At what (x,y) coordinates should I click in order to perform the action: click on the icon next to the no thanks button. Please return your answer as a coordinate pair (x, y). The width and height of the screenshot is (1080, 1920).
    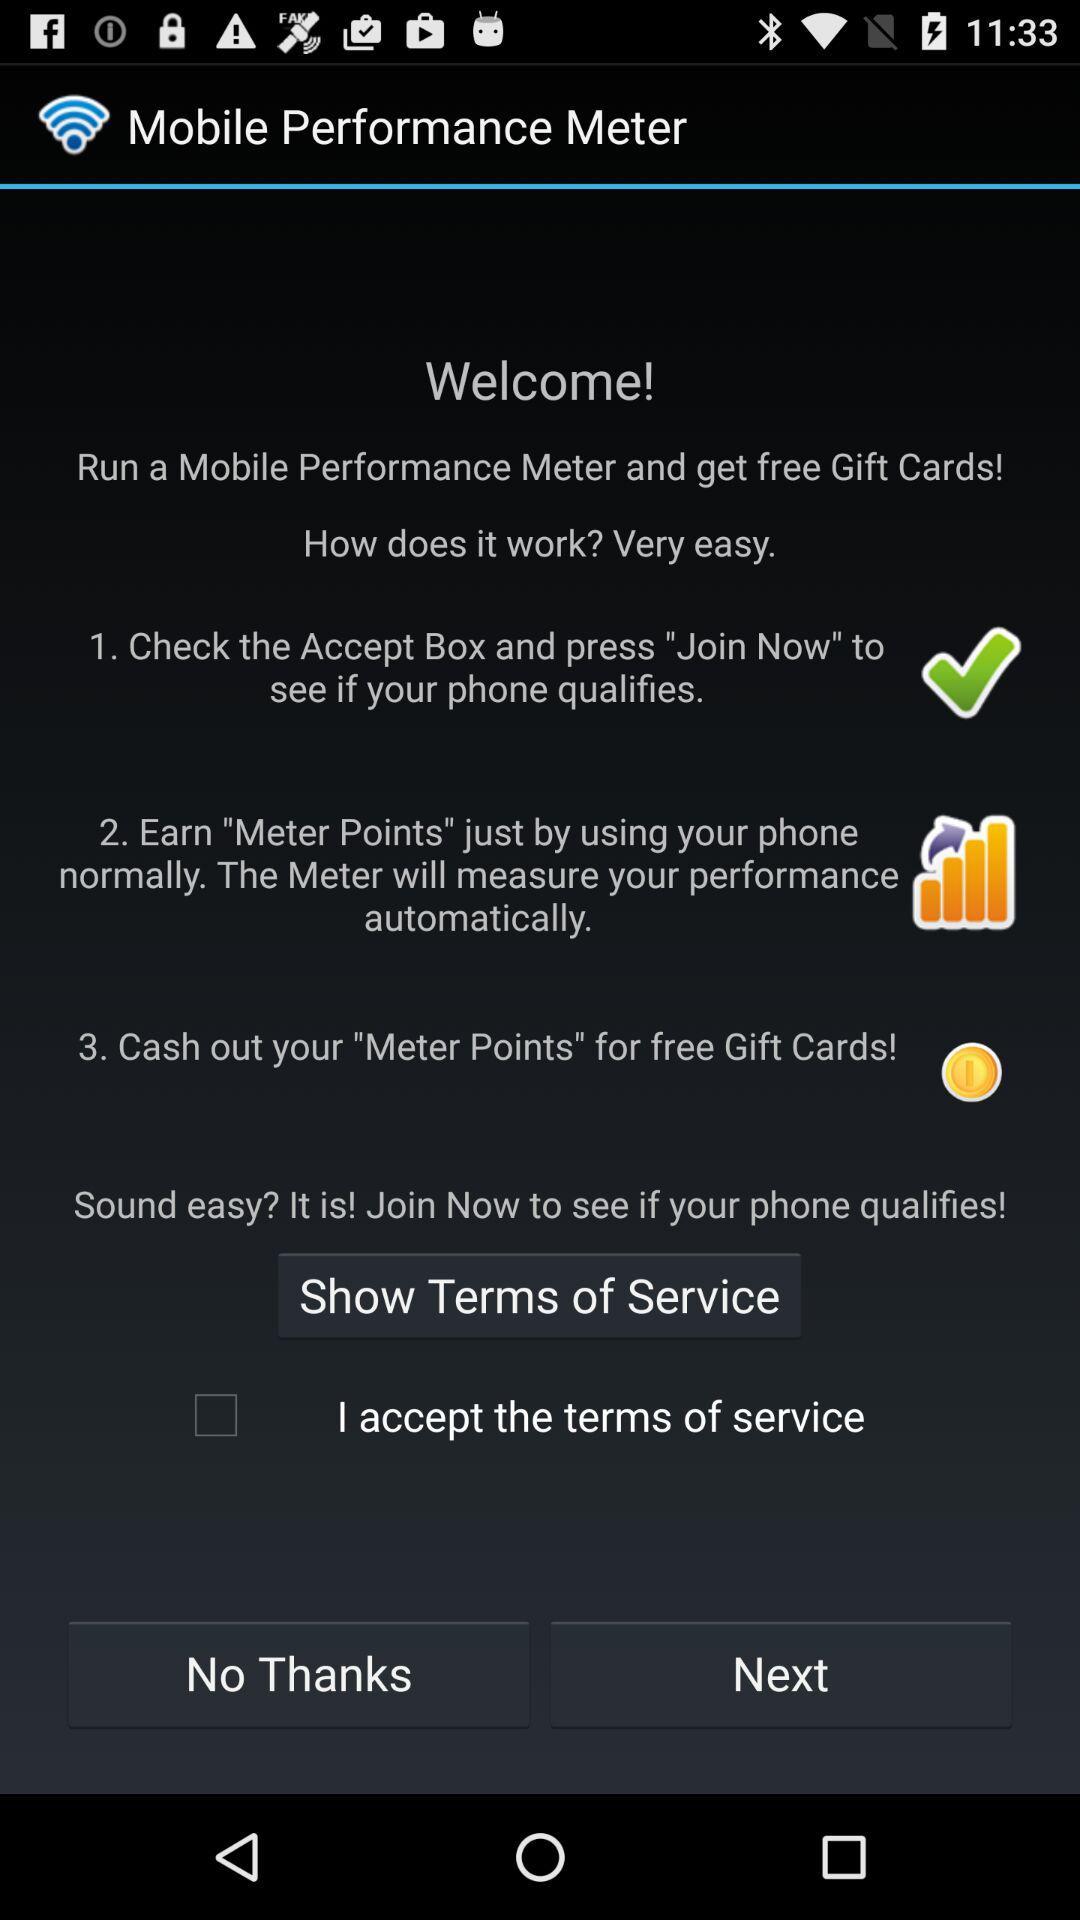
    Looking at the image, I should click on (780, 1673).